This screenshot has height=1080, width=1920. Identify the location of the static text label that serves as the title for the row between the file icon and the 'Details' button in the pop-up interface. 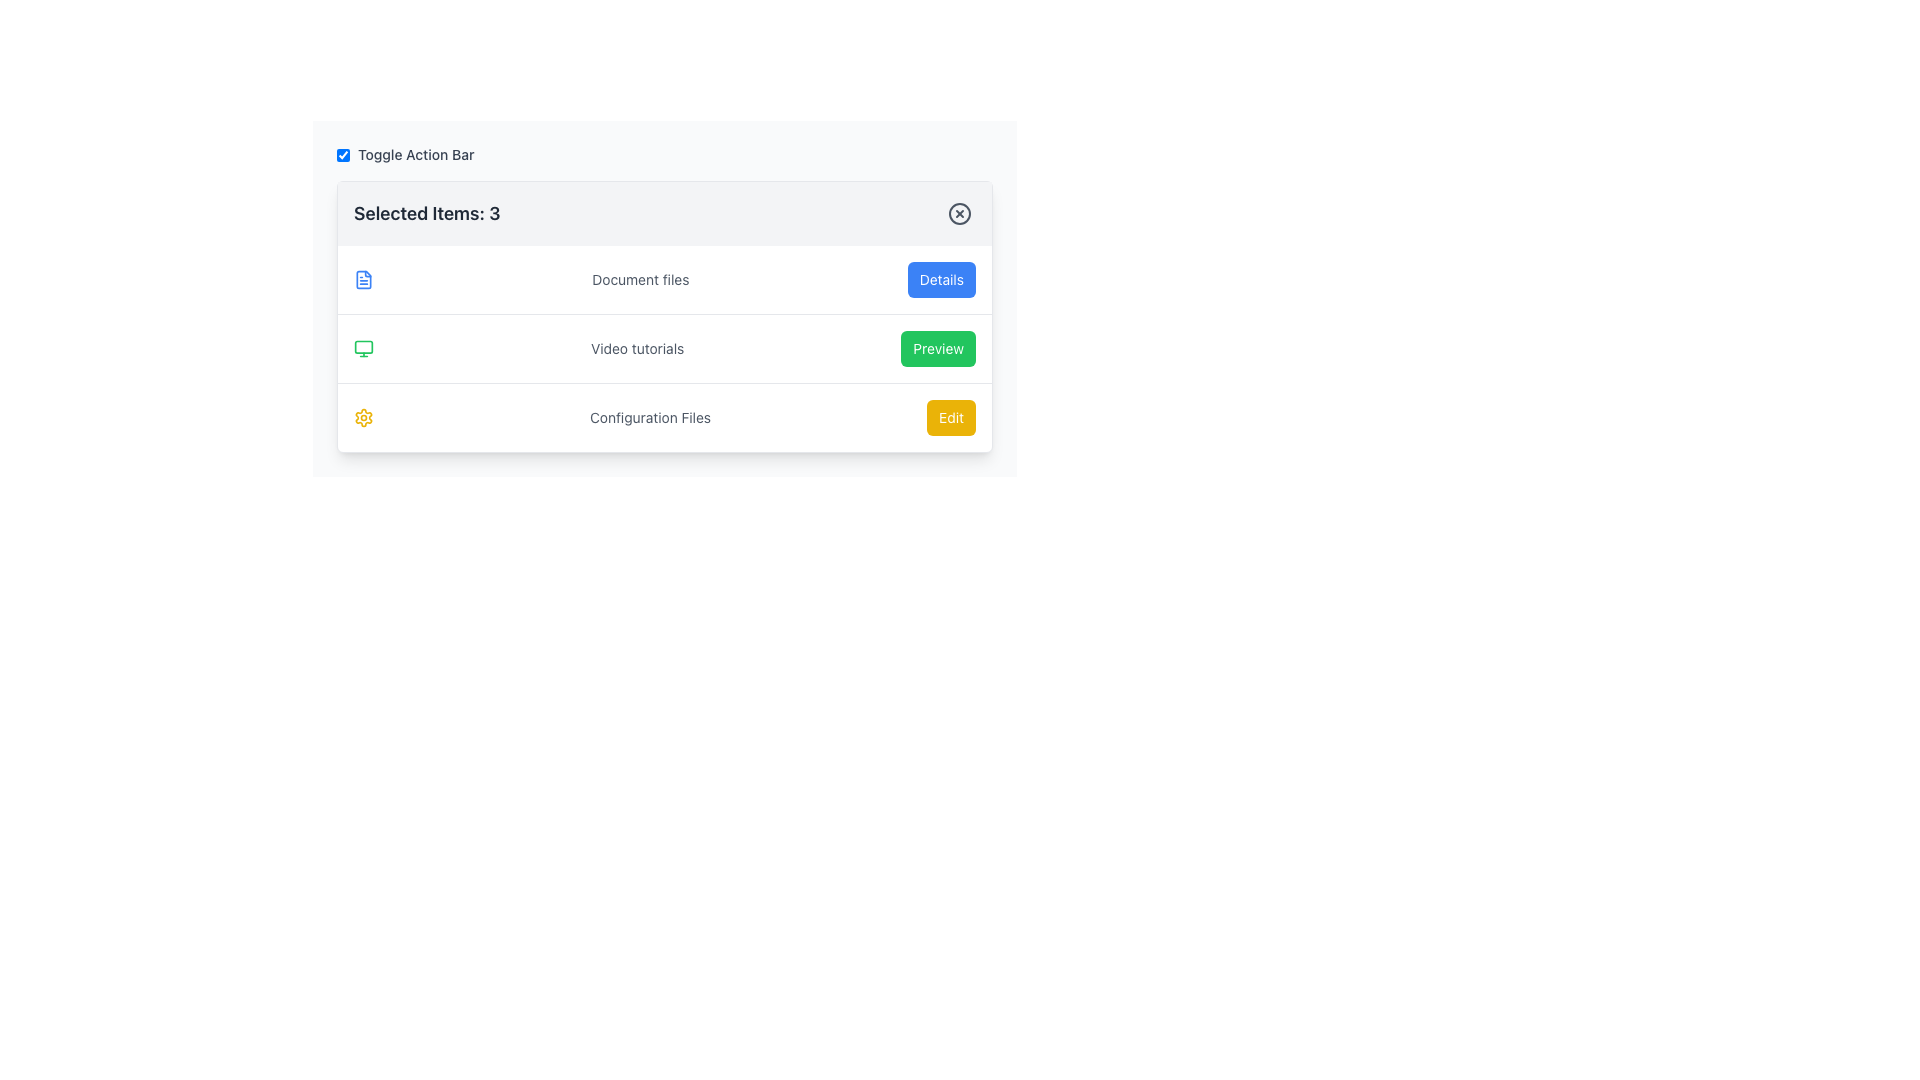
(640, 280).